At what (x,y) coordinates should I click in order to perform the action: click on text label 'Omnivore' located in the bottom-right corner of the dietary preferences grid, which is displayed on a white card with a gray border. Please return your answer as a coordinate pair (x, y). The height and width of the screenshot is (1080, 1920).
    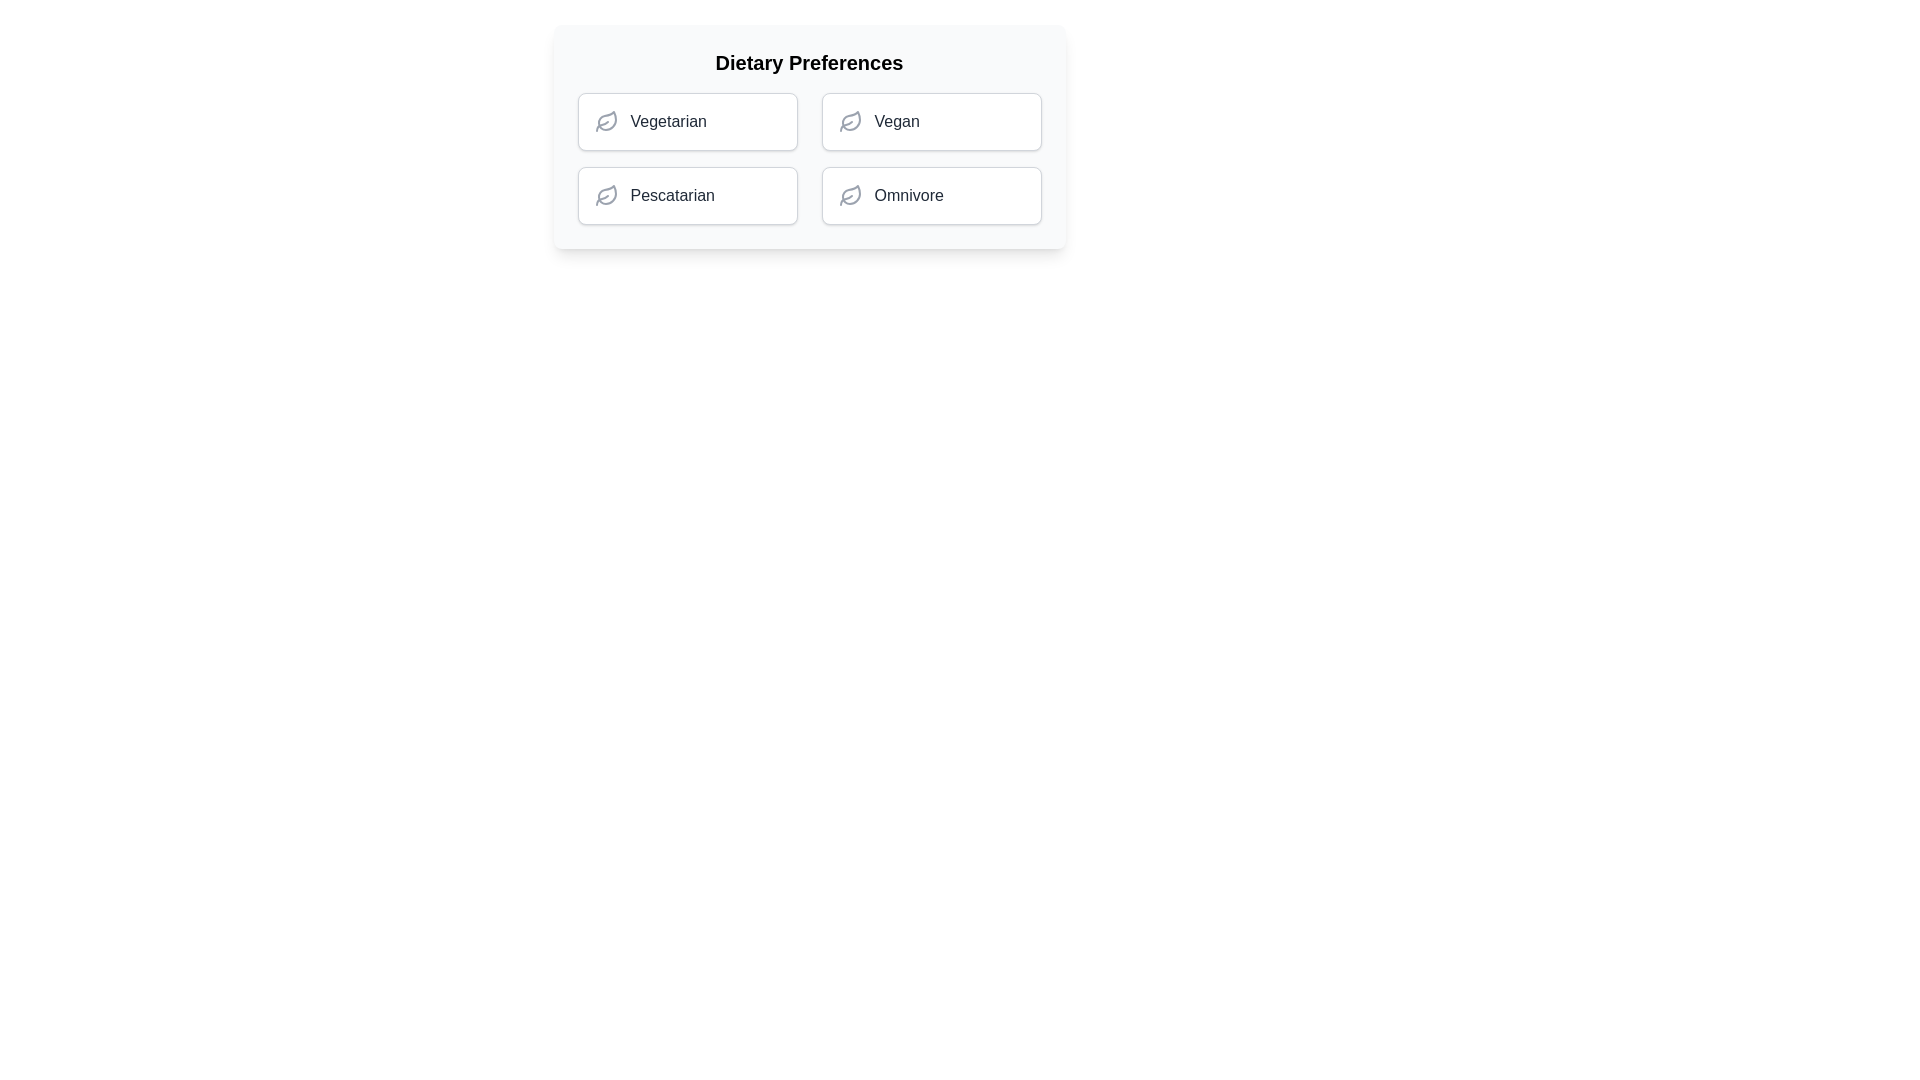
    Looking at the image, I should click on (908, 196).